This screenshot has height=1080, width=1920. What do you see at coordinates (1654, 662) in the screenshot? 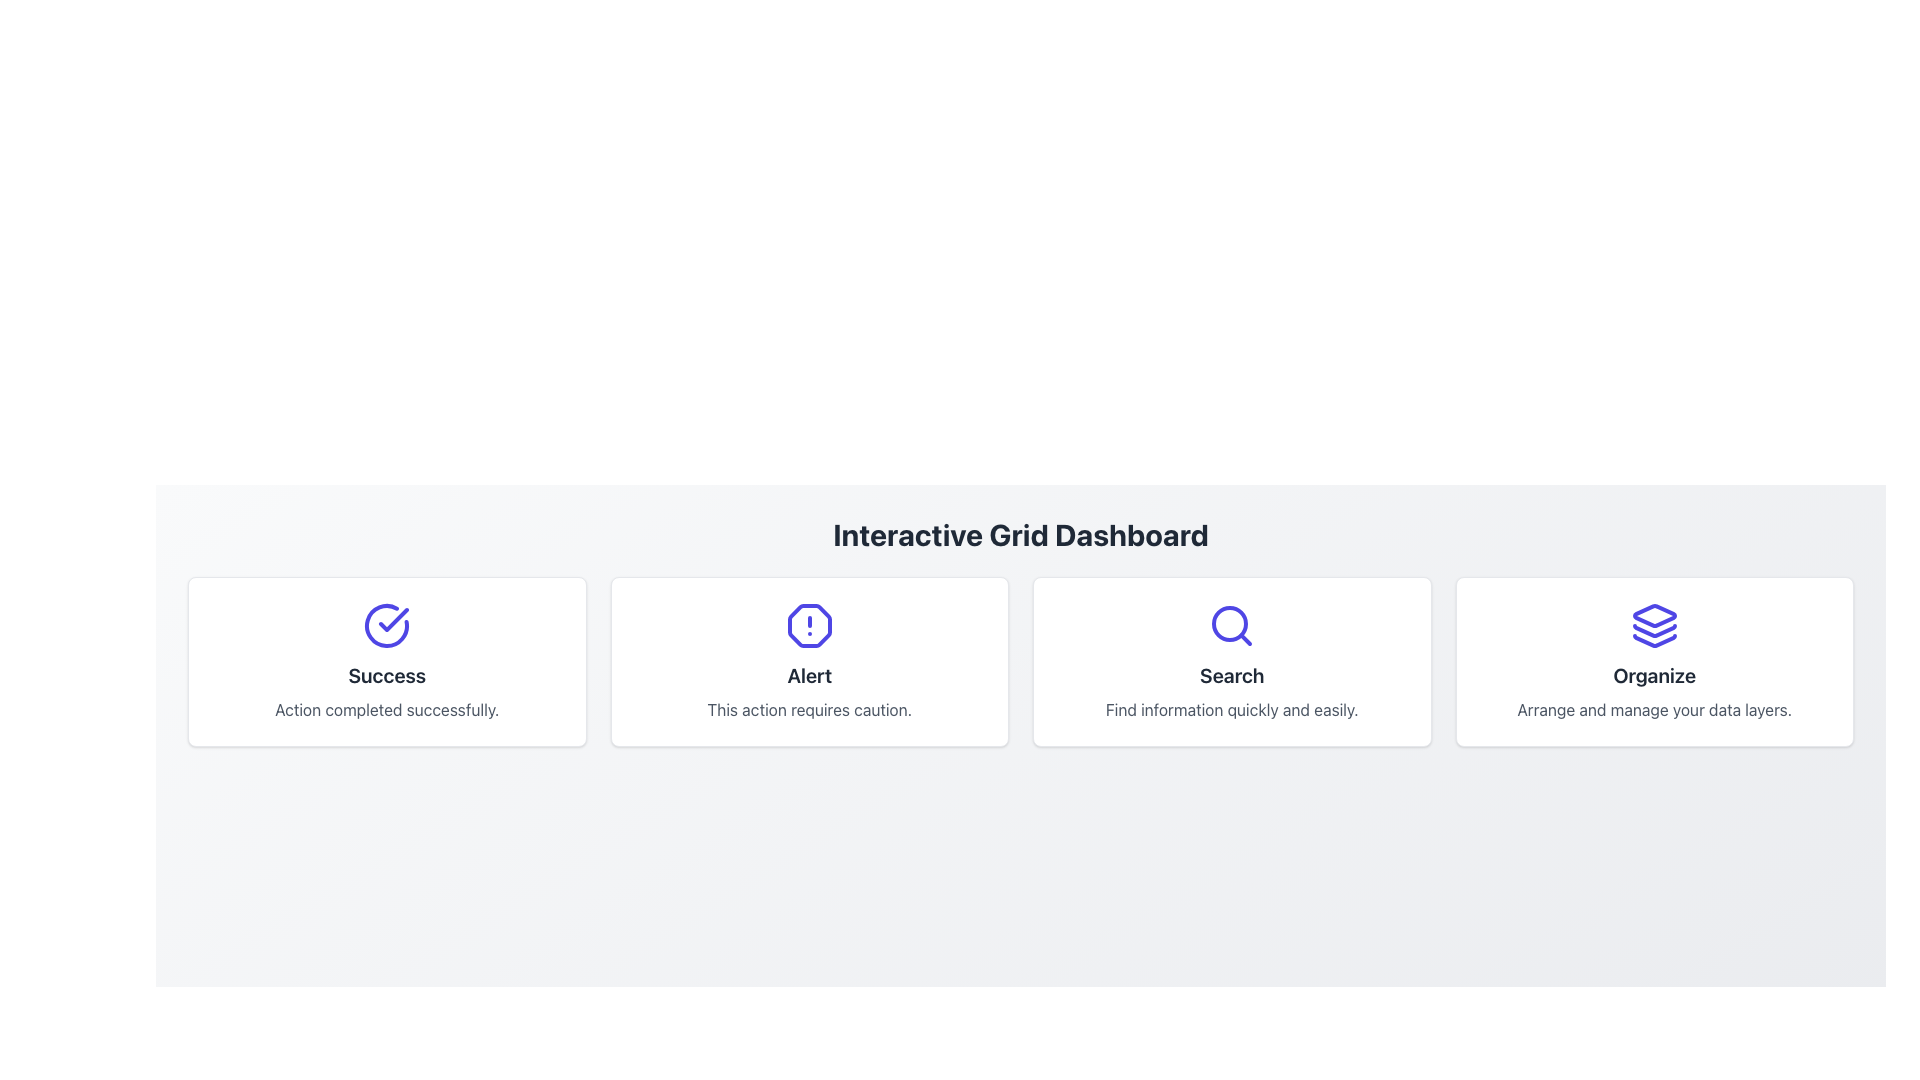
I see `the Informational Card that communicates the feature 'Organize', which is located at the rightmost position in a grid layout of four cards` at bounding box center [1654, 662].